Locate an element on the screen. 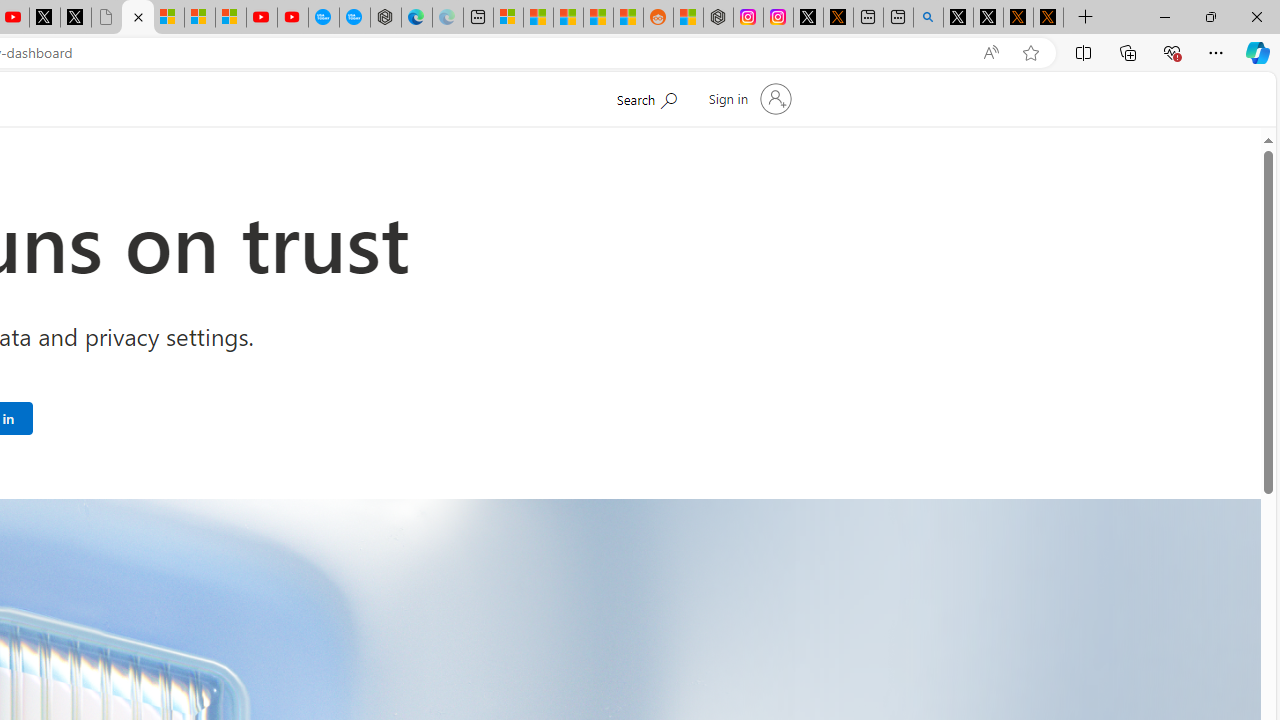 This screenshot has width=1280, height=720. 'Search Microsoft.com' is located at coordinates (646, 97).